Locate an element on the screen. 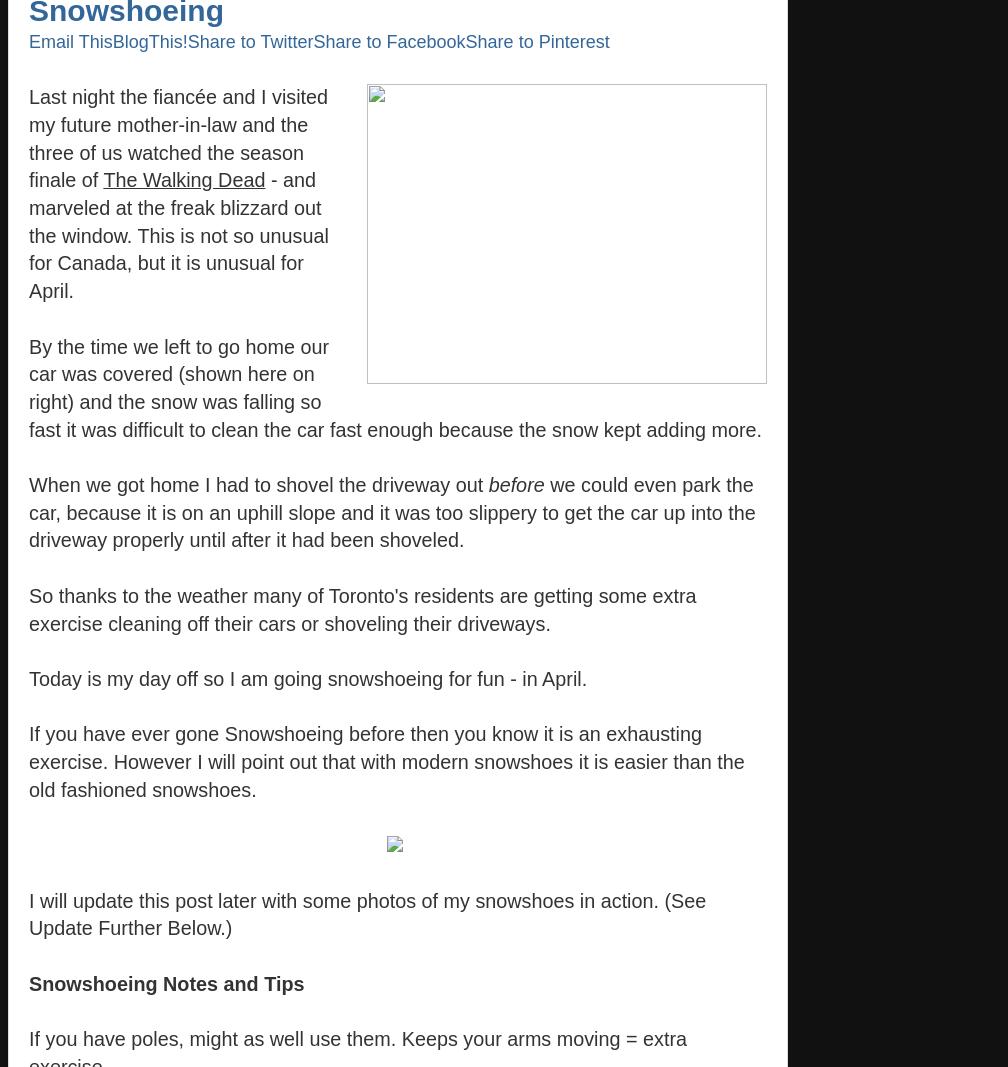 This screenshot has width=1008, height=1067. 'When we got home I had to shovel the driveway out' is located at coordinates (29, 483).